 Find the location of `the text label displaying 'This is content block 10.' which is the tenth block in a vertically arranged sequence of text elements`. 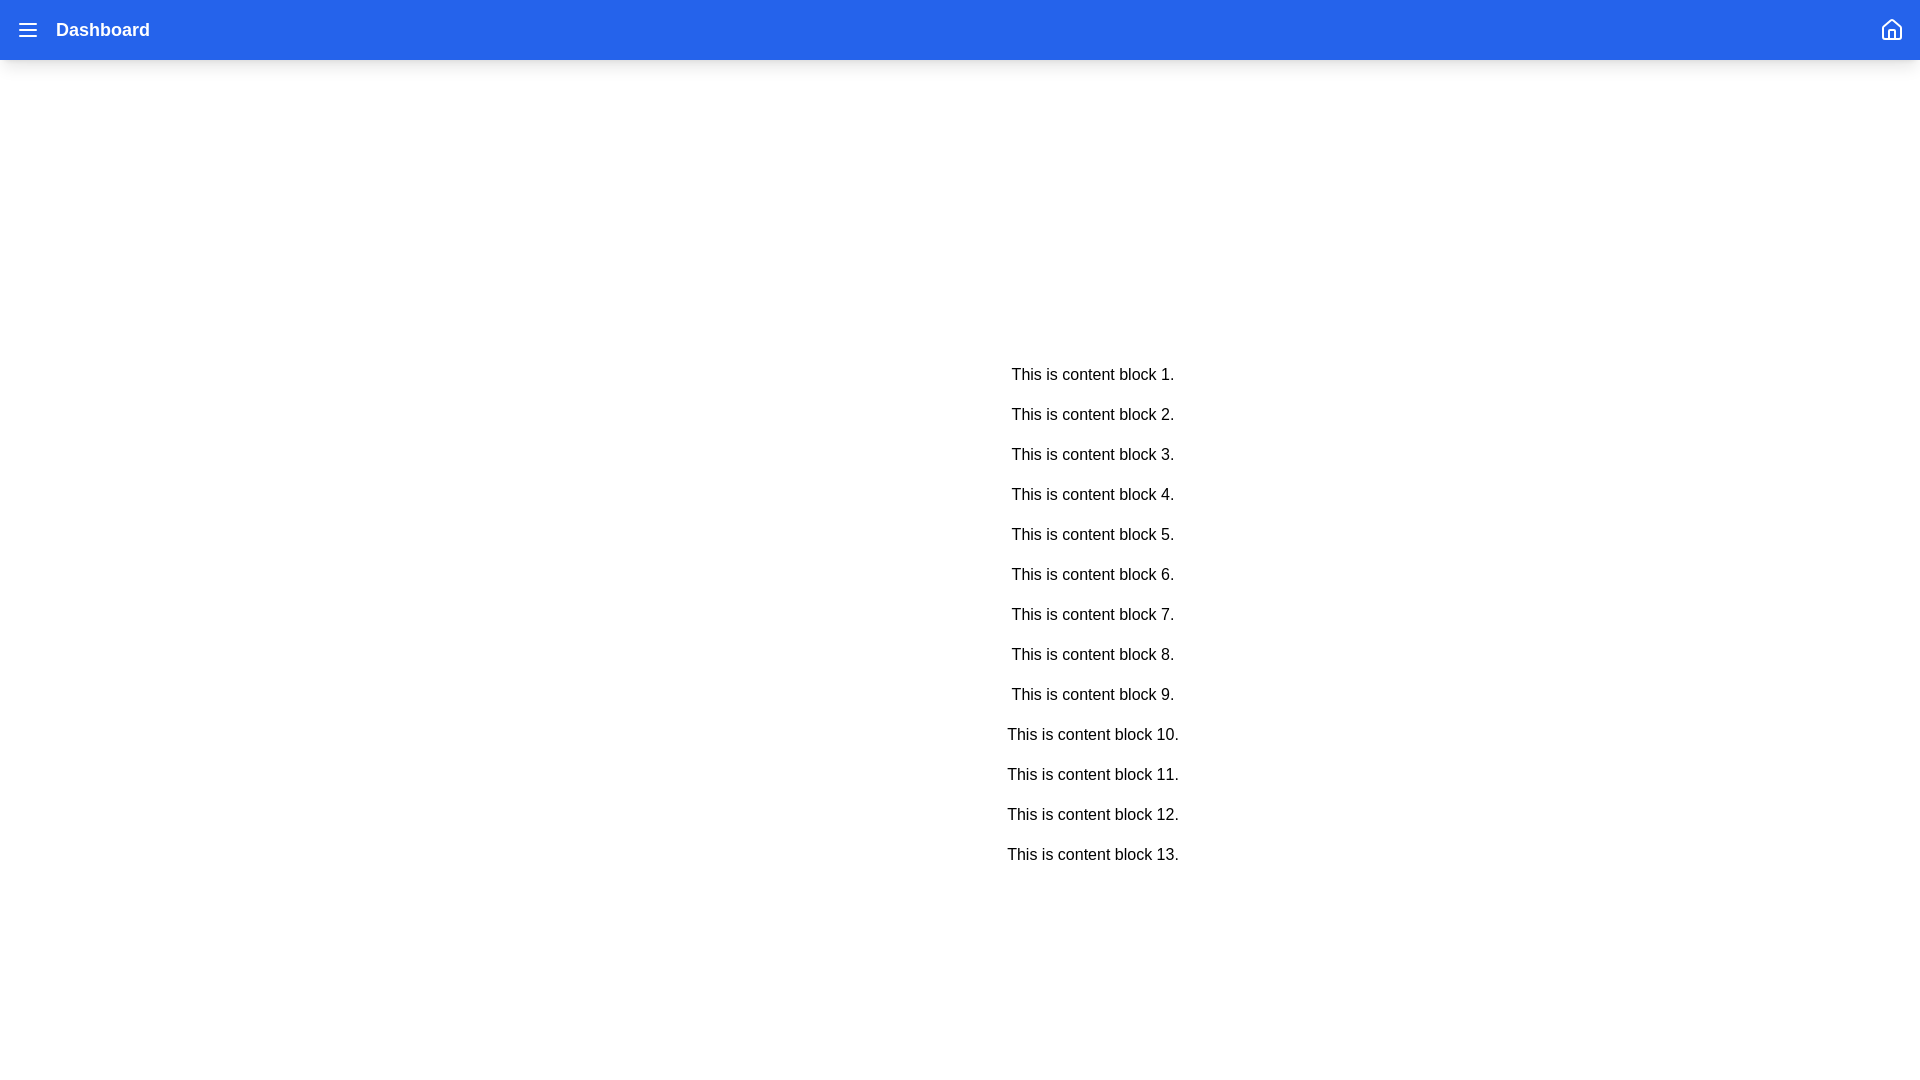

the text label displaying 'This is content block 10.' which is the tenth block in a vertically arranged sequence of text elements is located at coordinates (1092, 735).